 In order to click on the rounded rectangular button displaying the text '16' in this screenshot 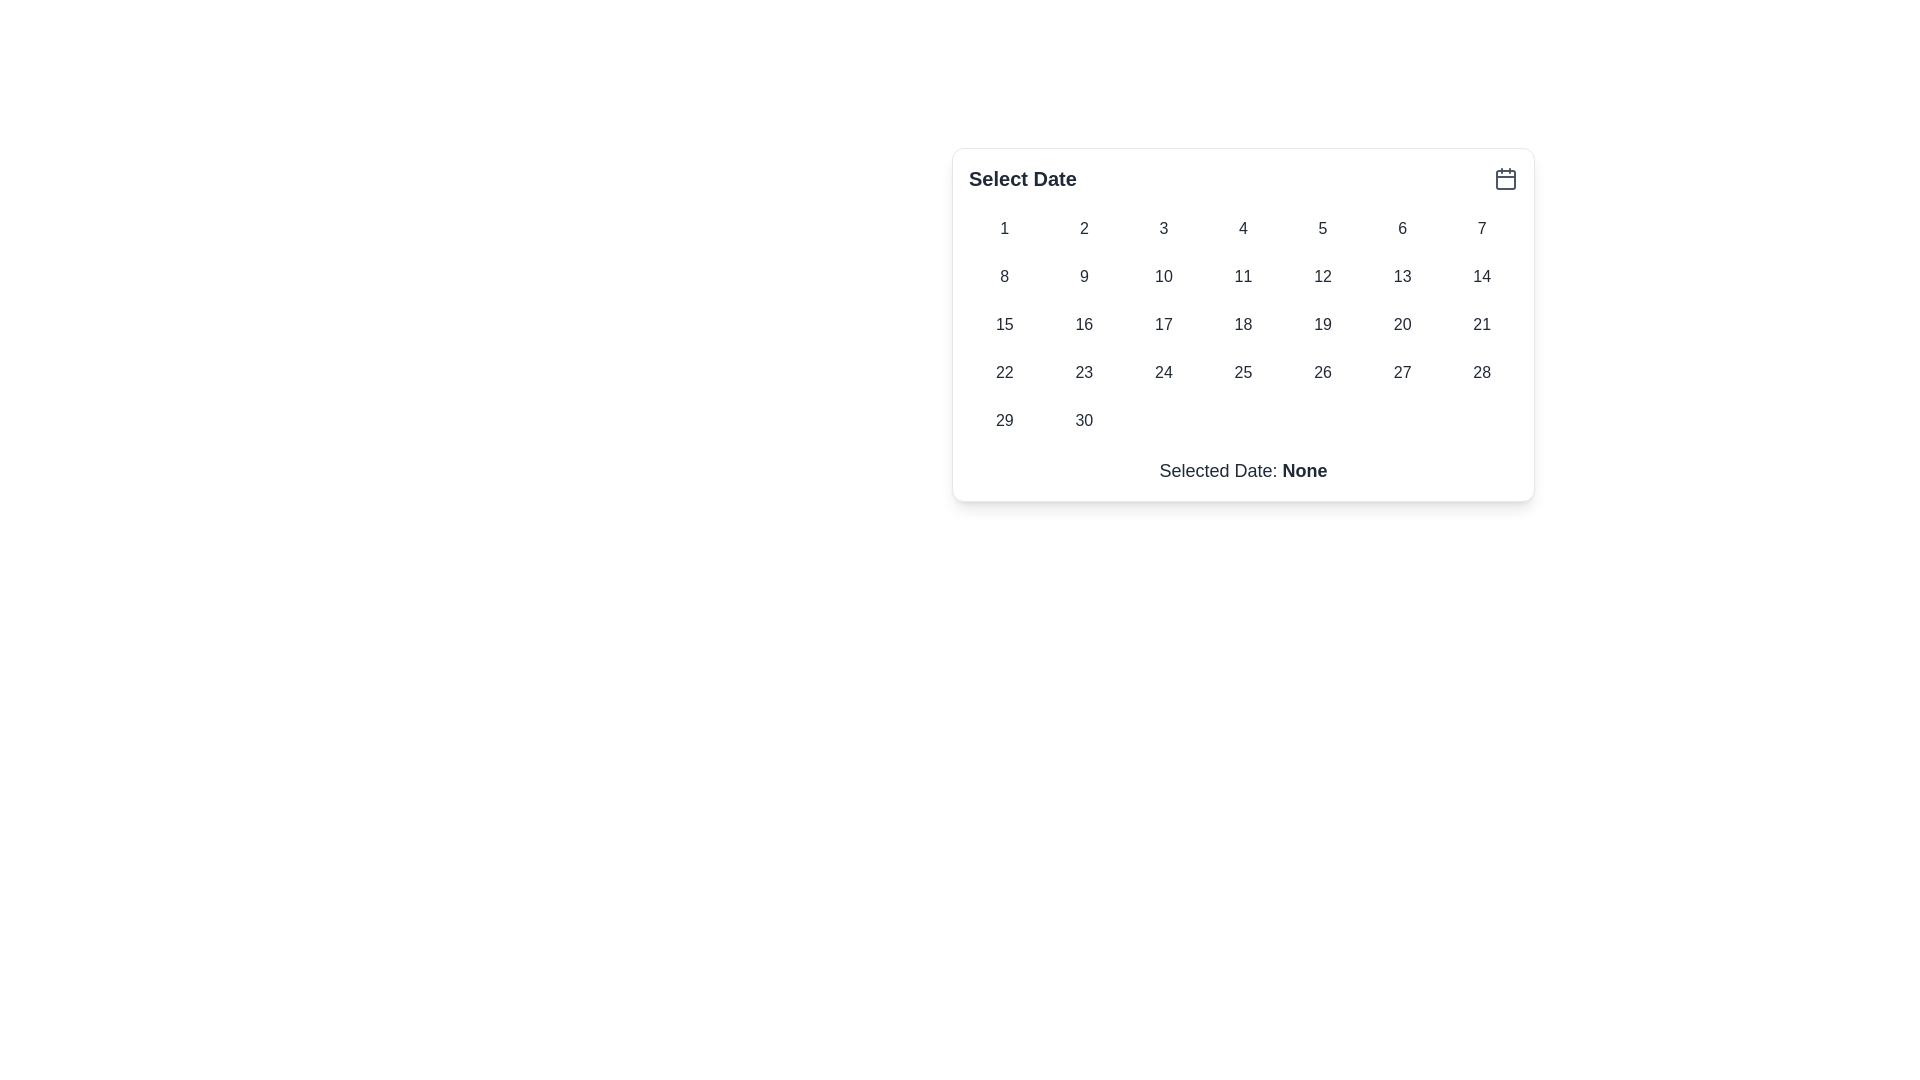, I will do `click(1083, 323)`.